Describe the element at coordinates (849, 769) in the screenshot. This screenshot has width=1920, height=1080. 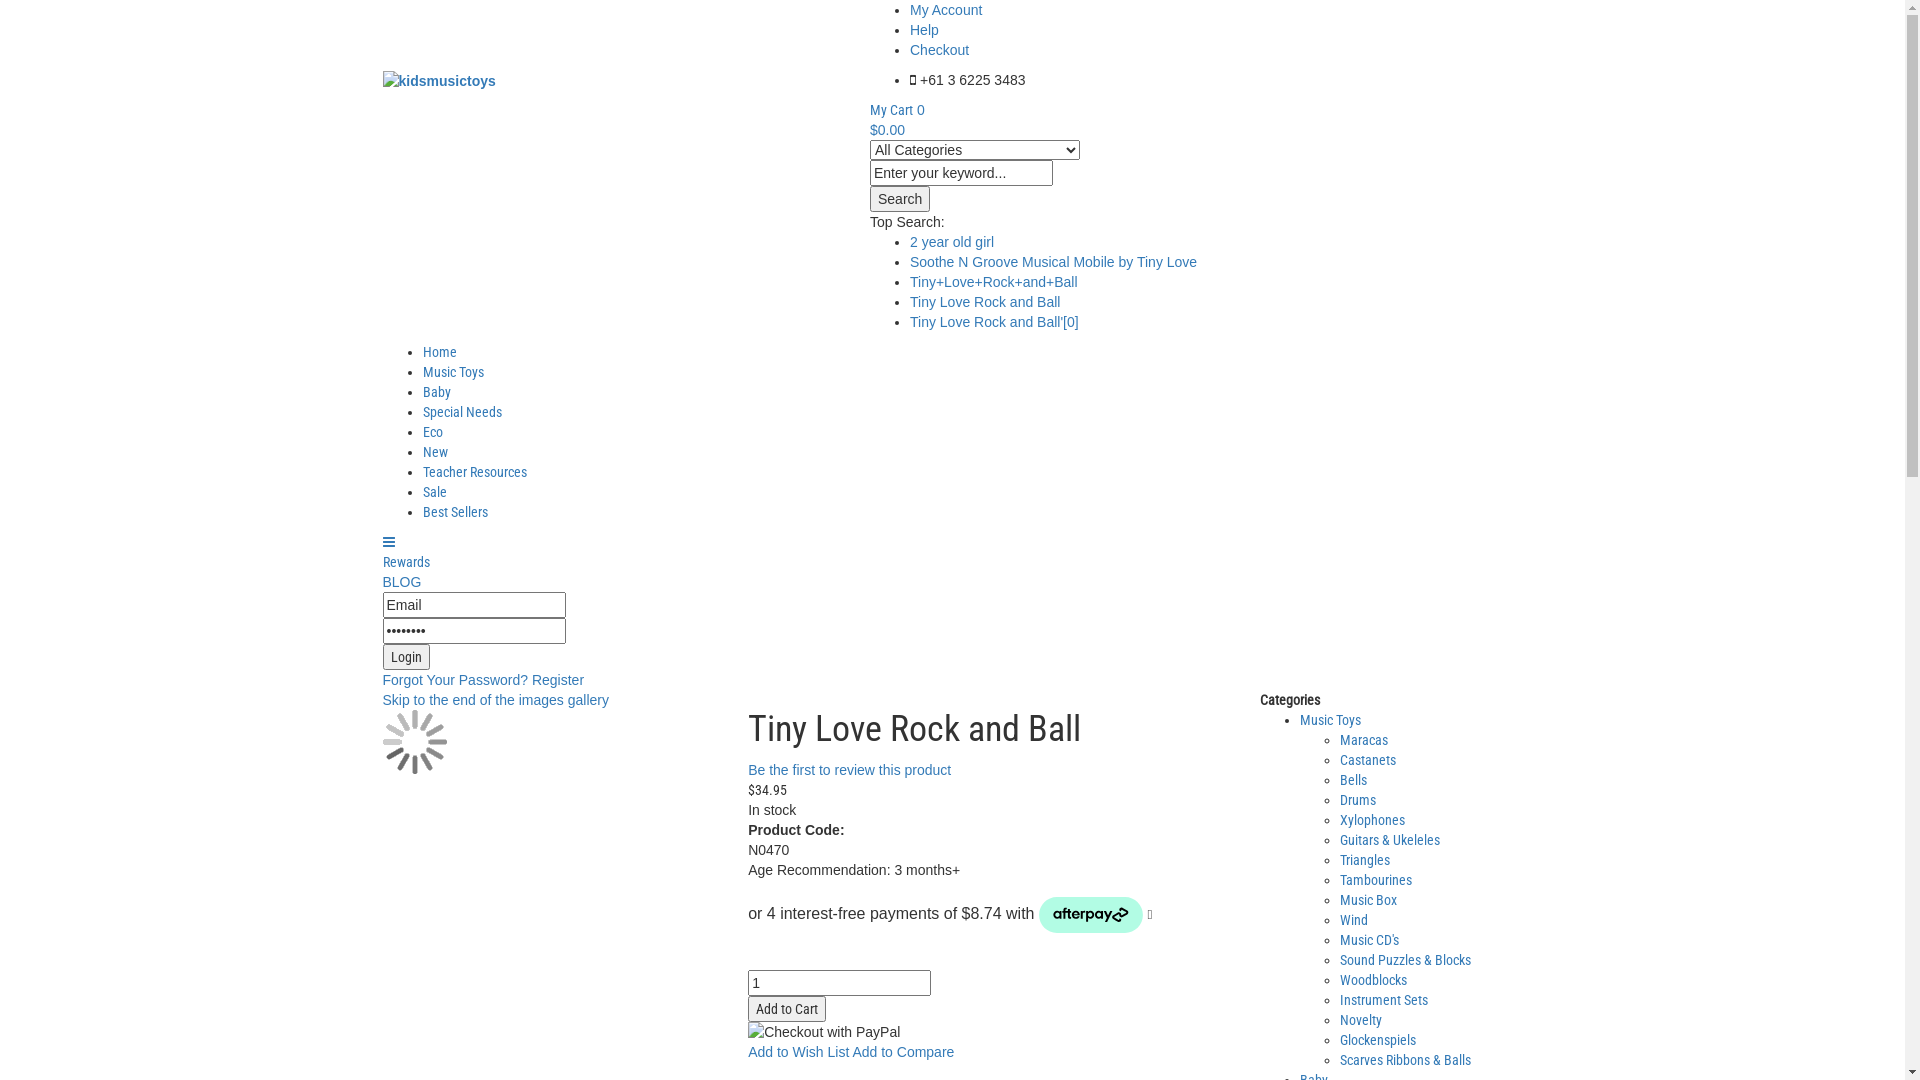
I see `'Be the first to review this product'` at that location.